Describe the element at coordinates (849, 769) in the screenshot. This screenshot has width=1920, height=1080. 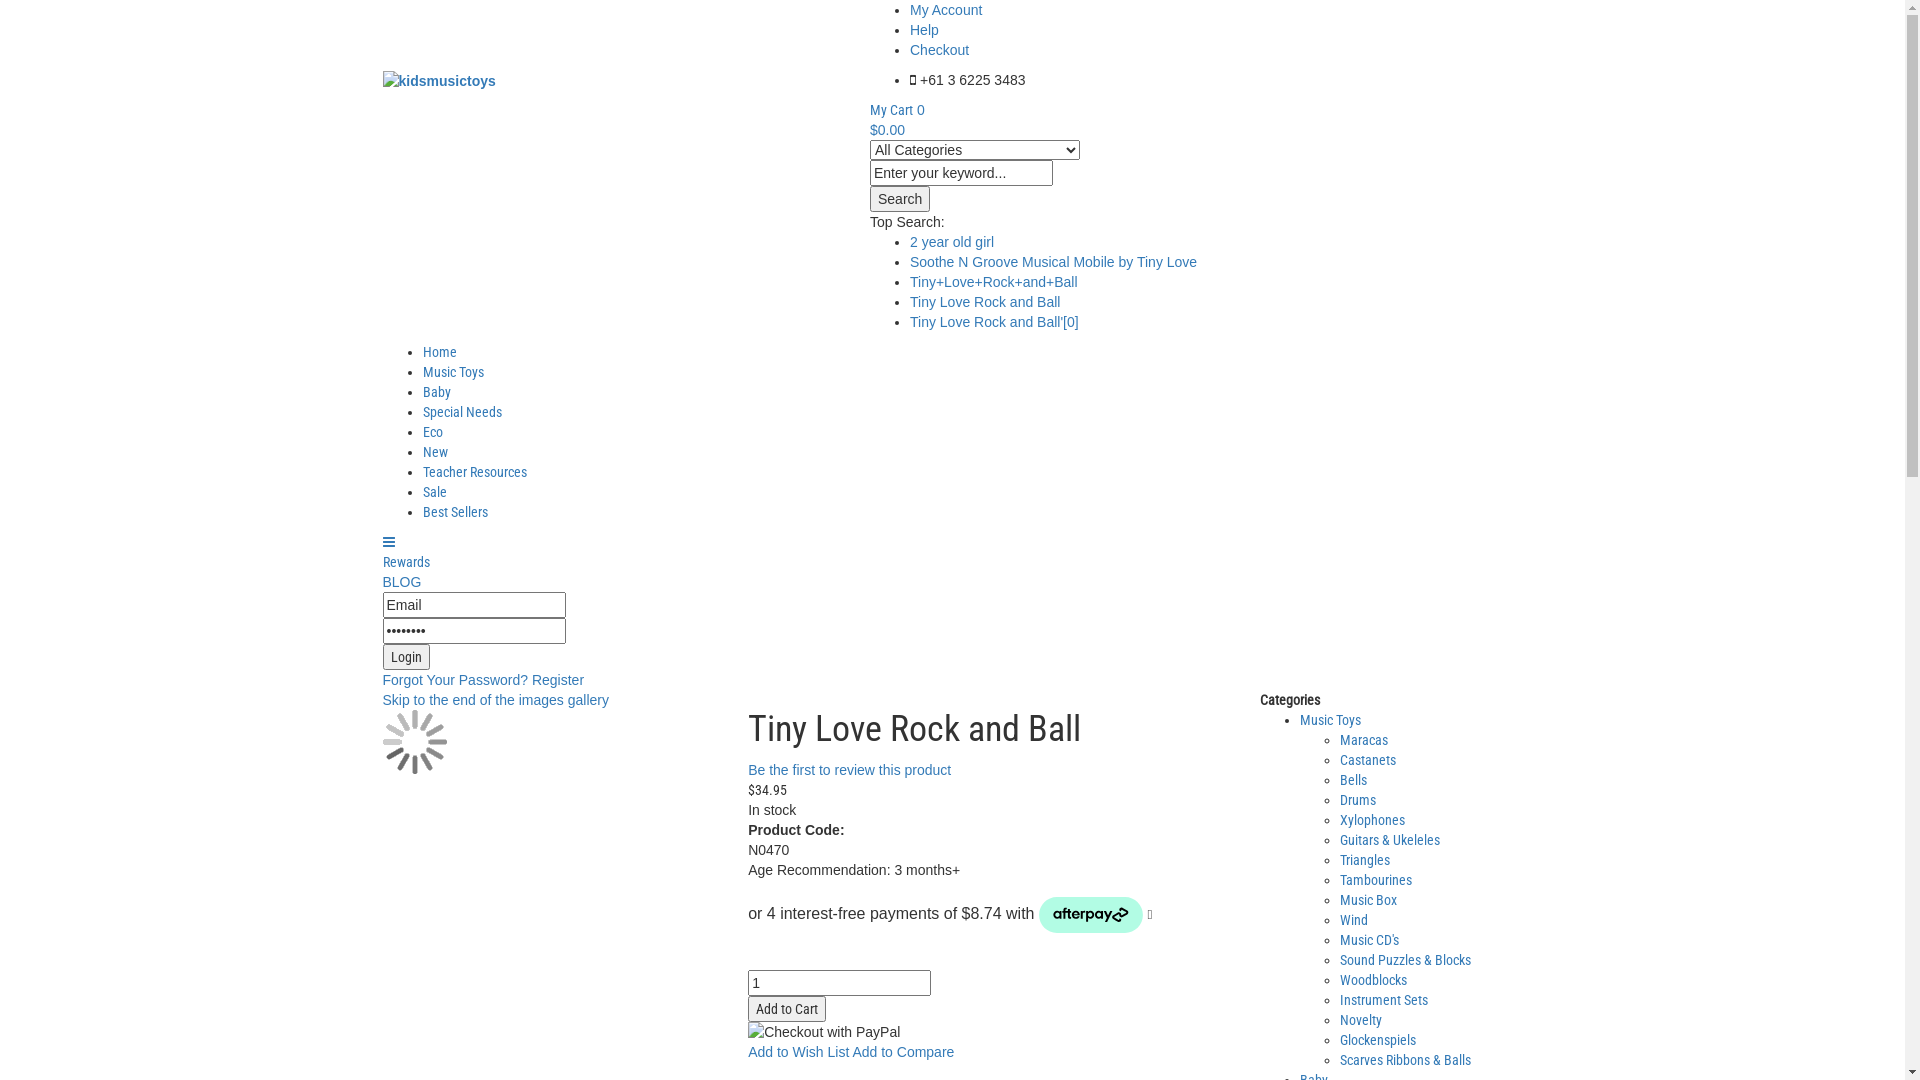
I see `'Be the first to review this product'` at that location.